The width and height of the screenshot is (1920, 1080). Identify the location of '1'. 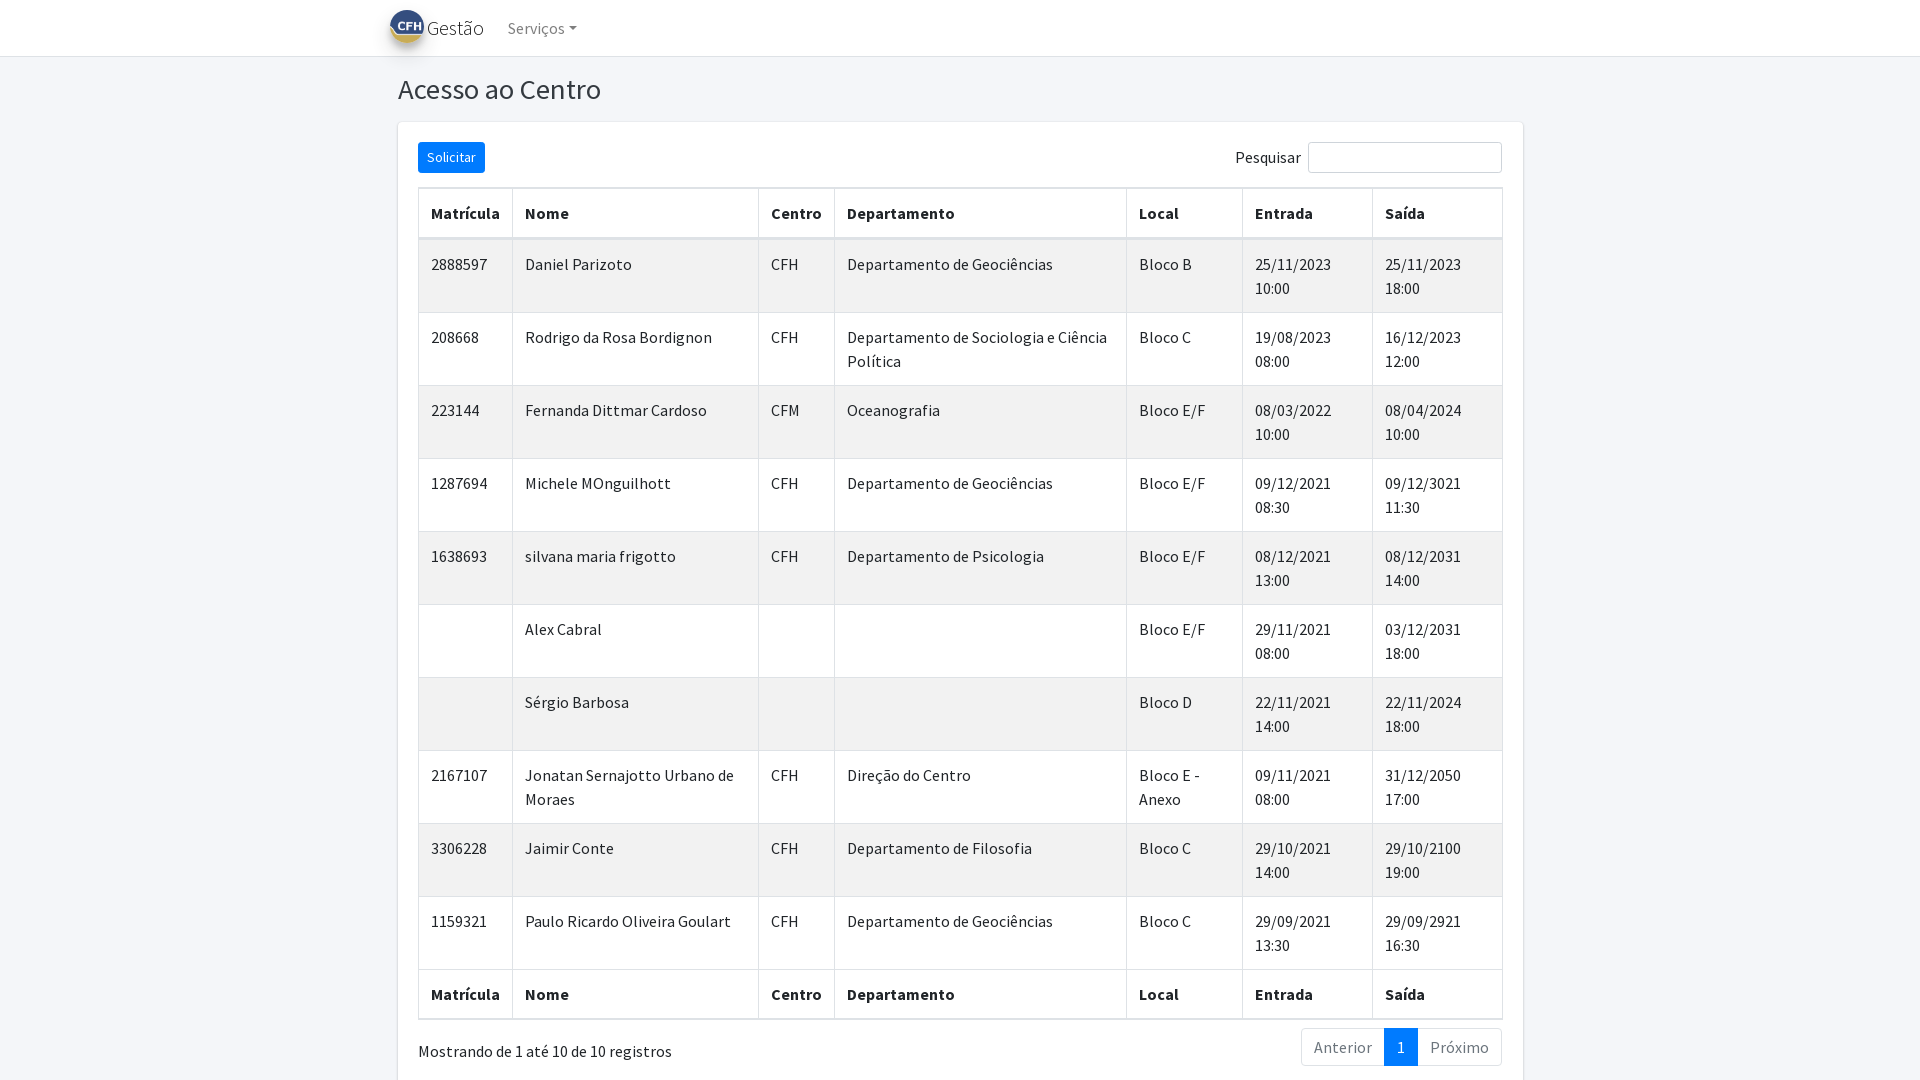
(1382, 1045).